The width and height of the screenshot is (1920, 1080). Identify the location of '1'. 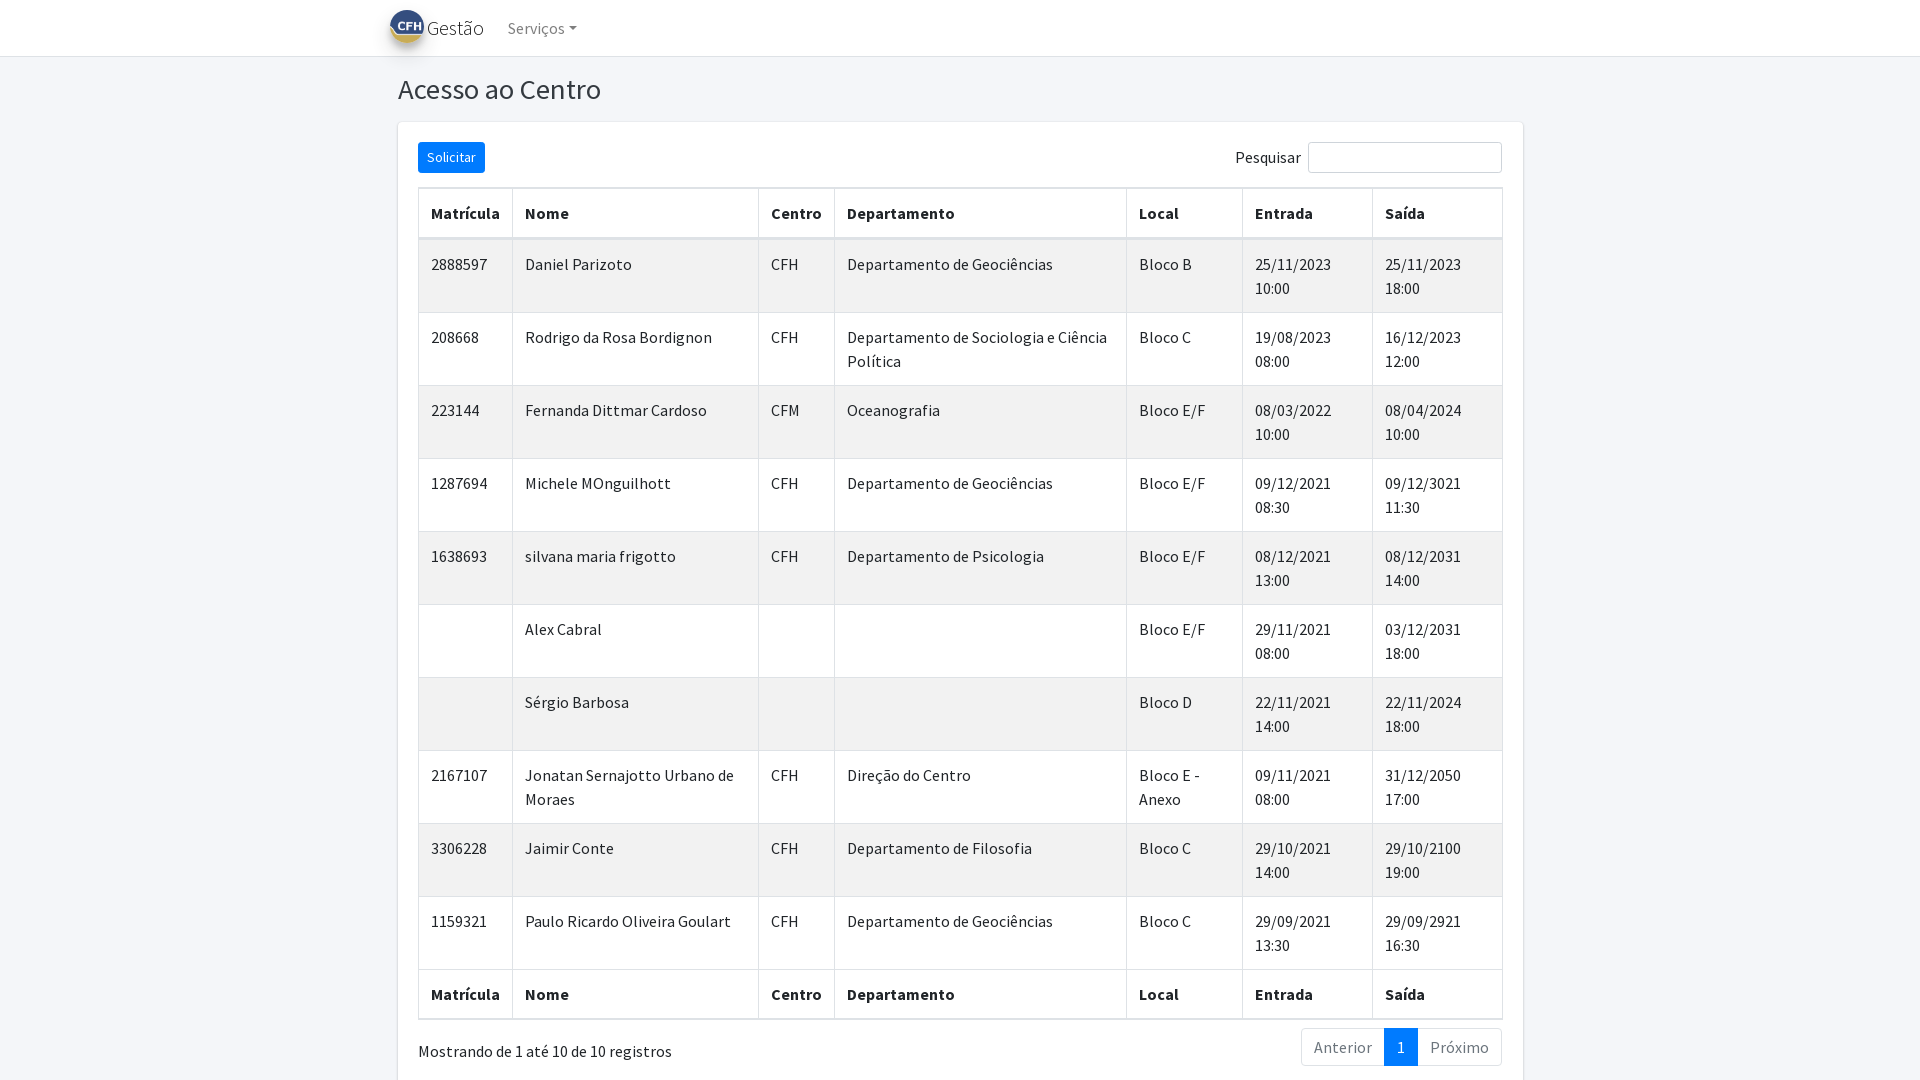
(1382, 1045).